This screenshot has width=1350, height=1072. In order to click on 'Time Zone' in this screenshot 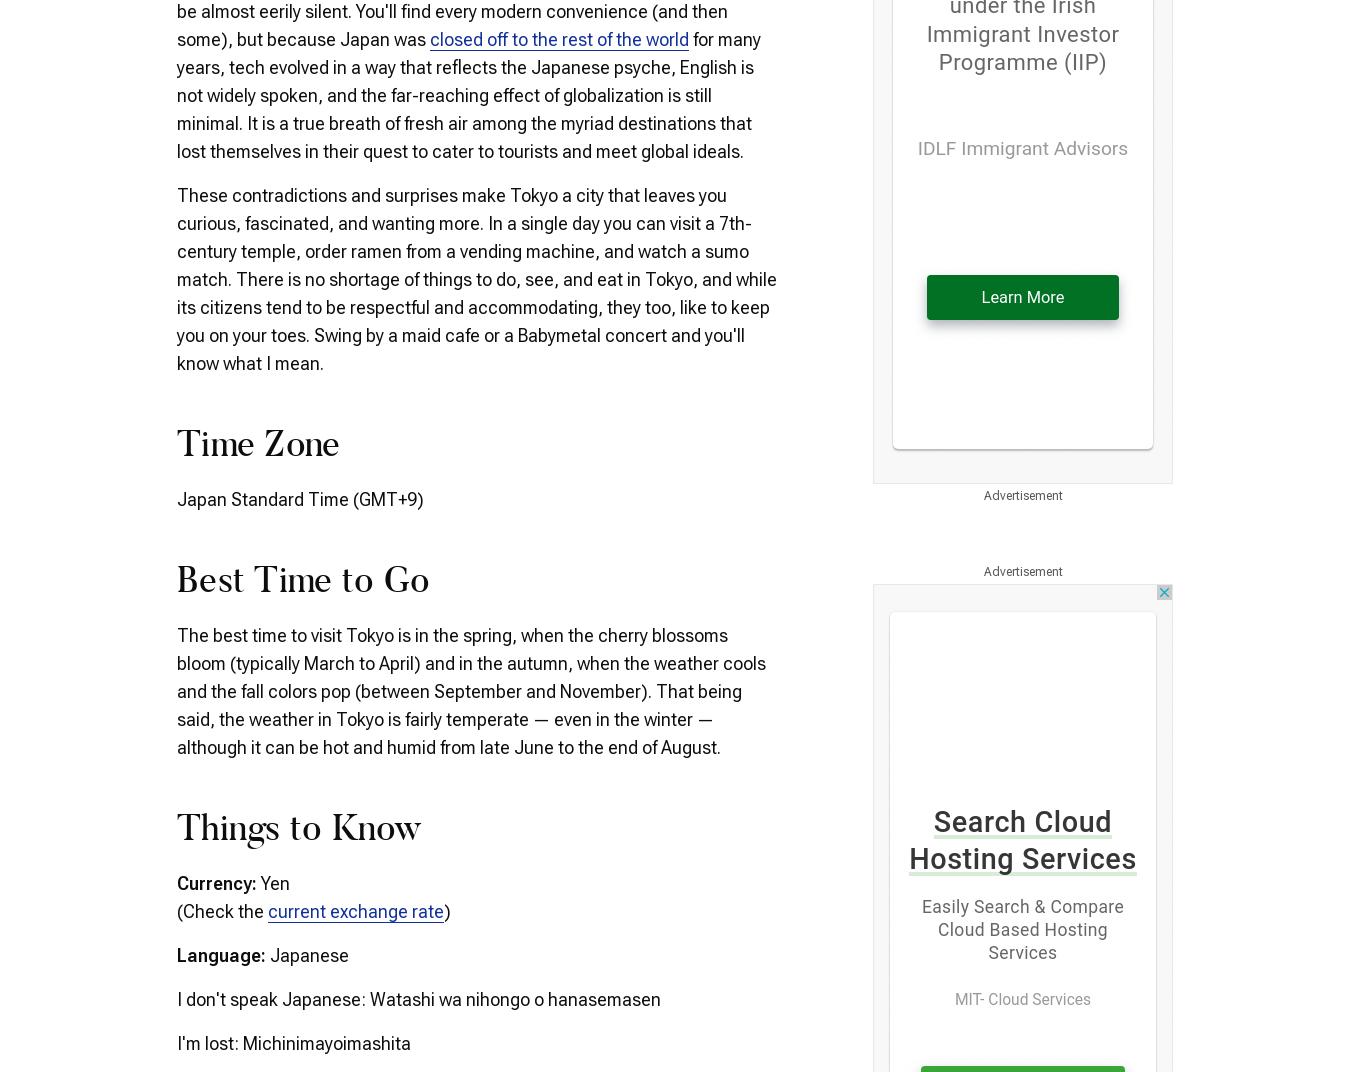, I will do `click(176, 446)`.